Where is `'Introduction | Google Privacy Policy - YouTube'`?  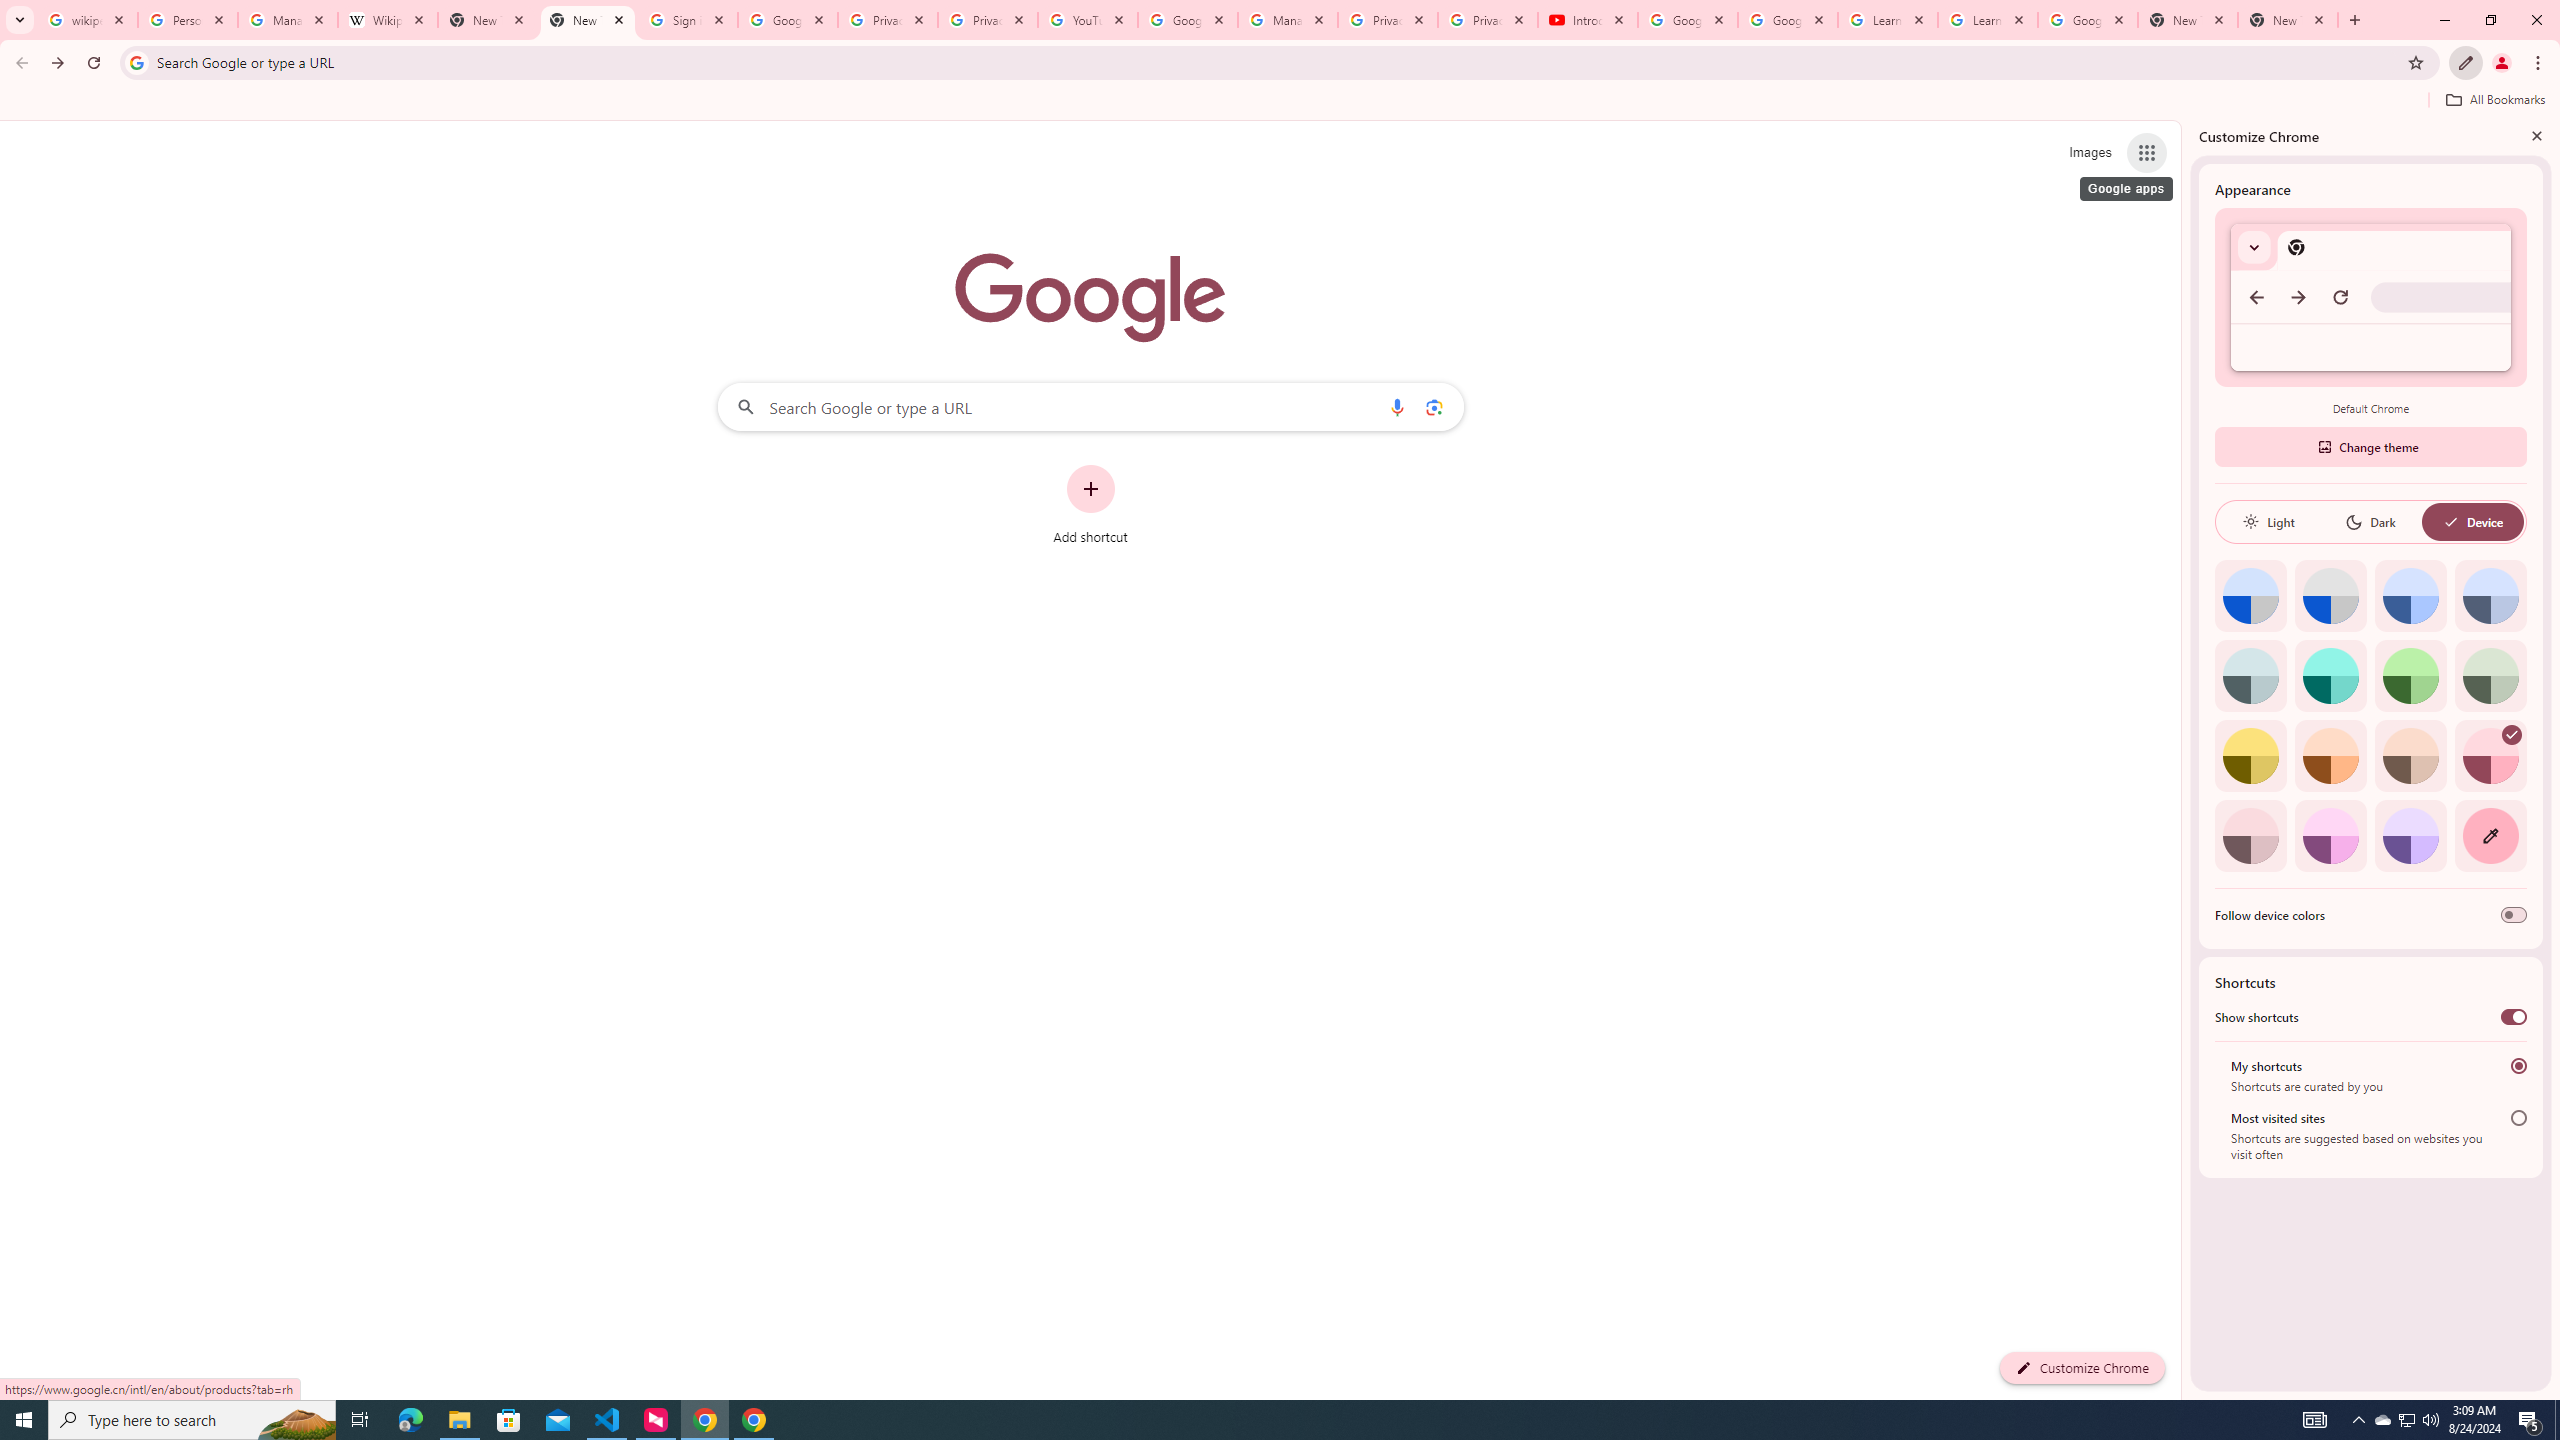
'Introduction | Google Privacy Policy - YouTube' is located at coordinates (1586, 19).